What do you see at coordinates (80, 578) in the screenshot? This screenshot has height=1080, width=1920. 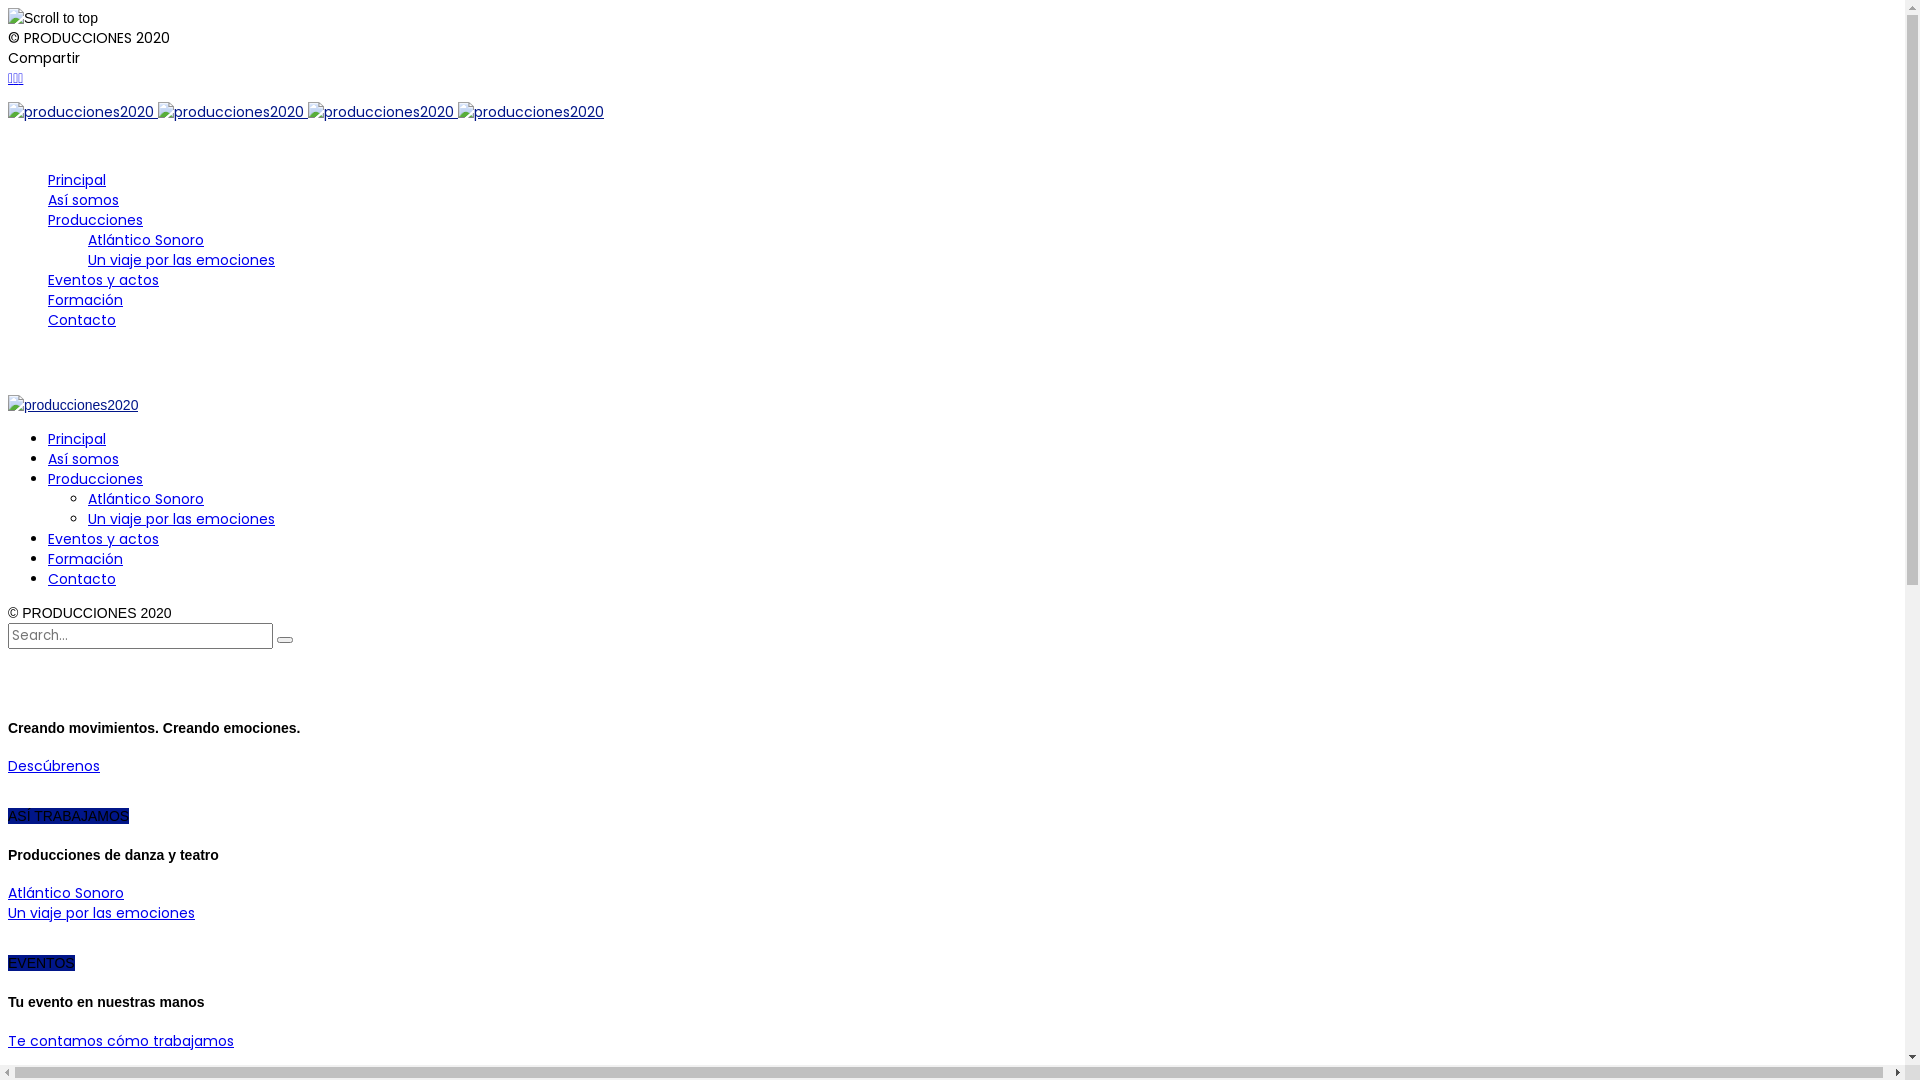 I see `'Contacto'` at bounding box center [80, 578].